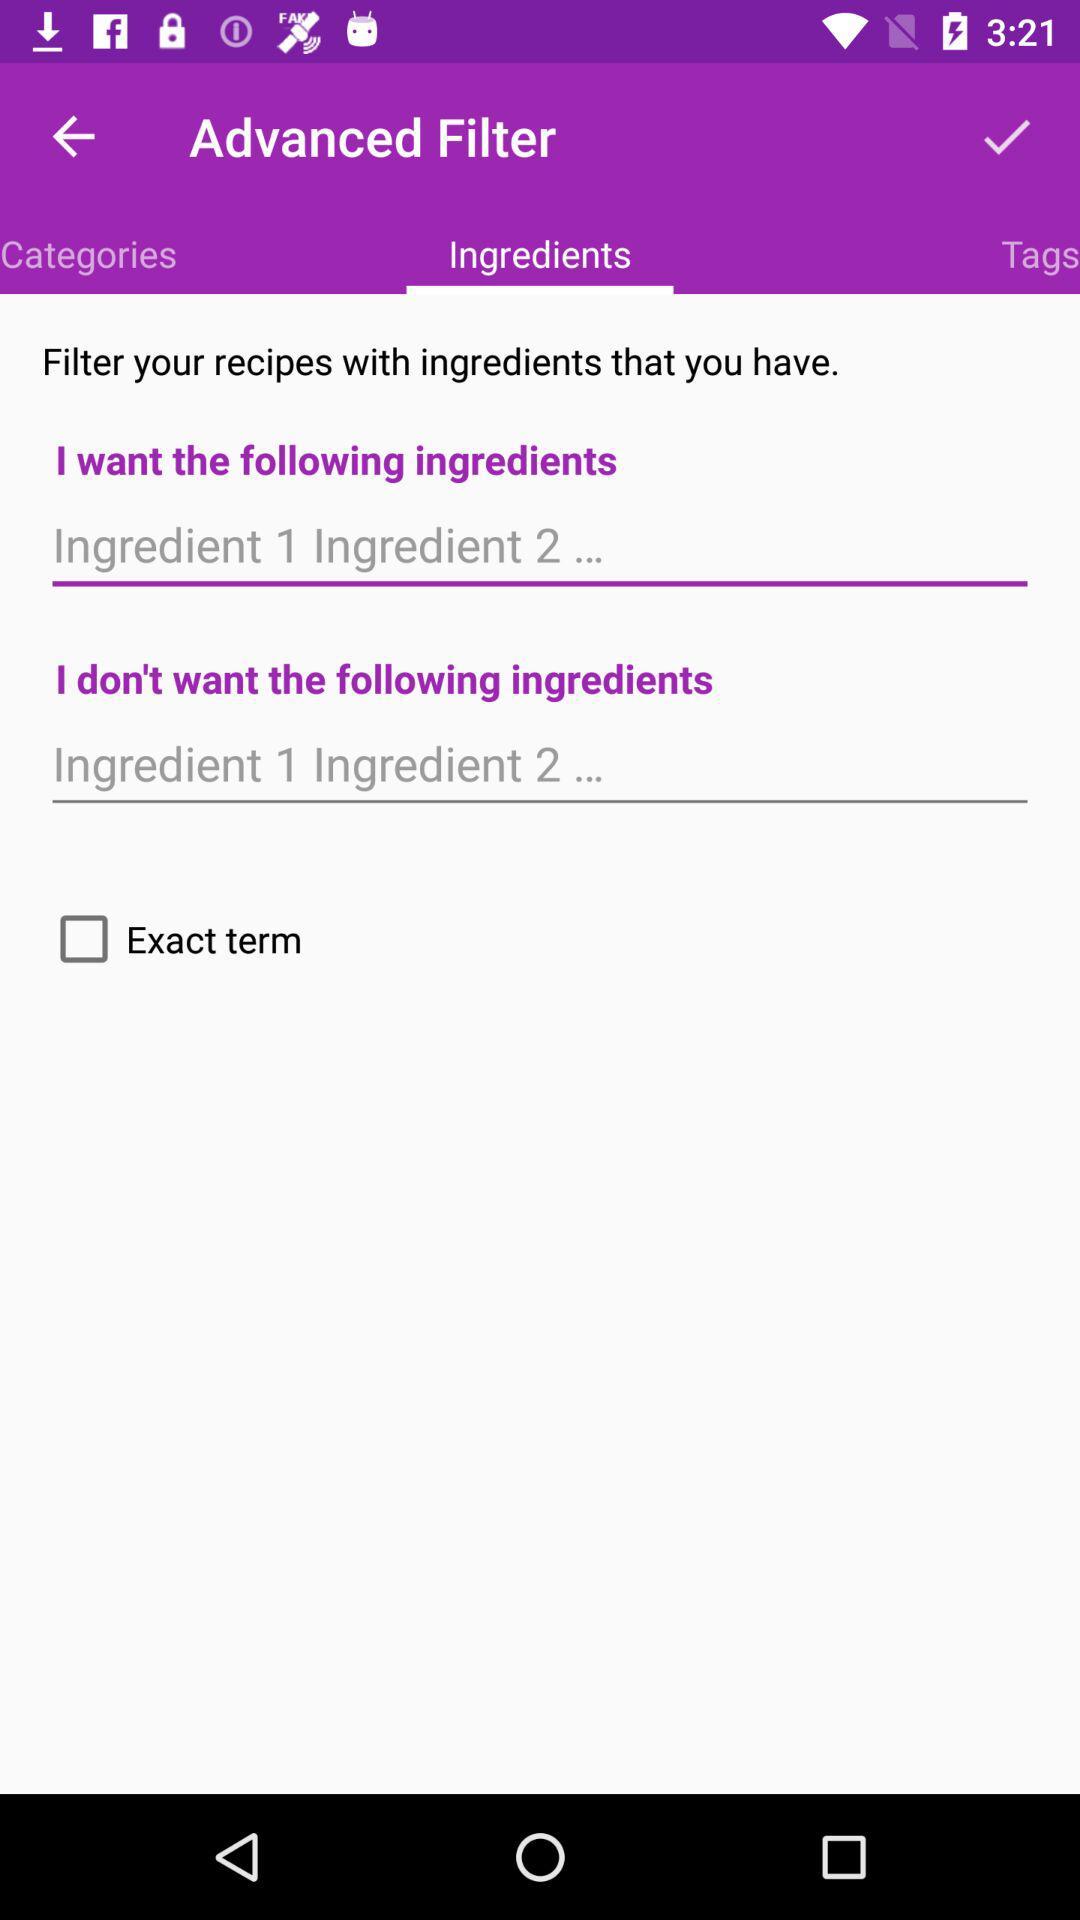  Describe the element at coordinates (72, 135) in the screenshot. I see `the item above categories` at that location.